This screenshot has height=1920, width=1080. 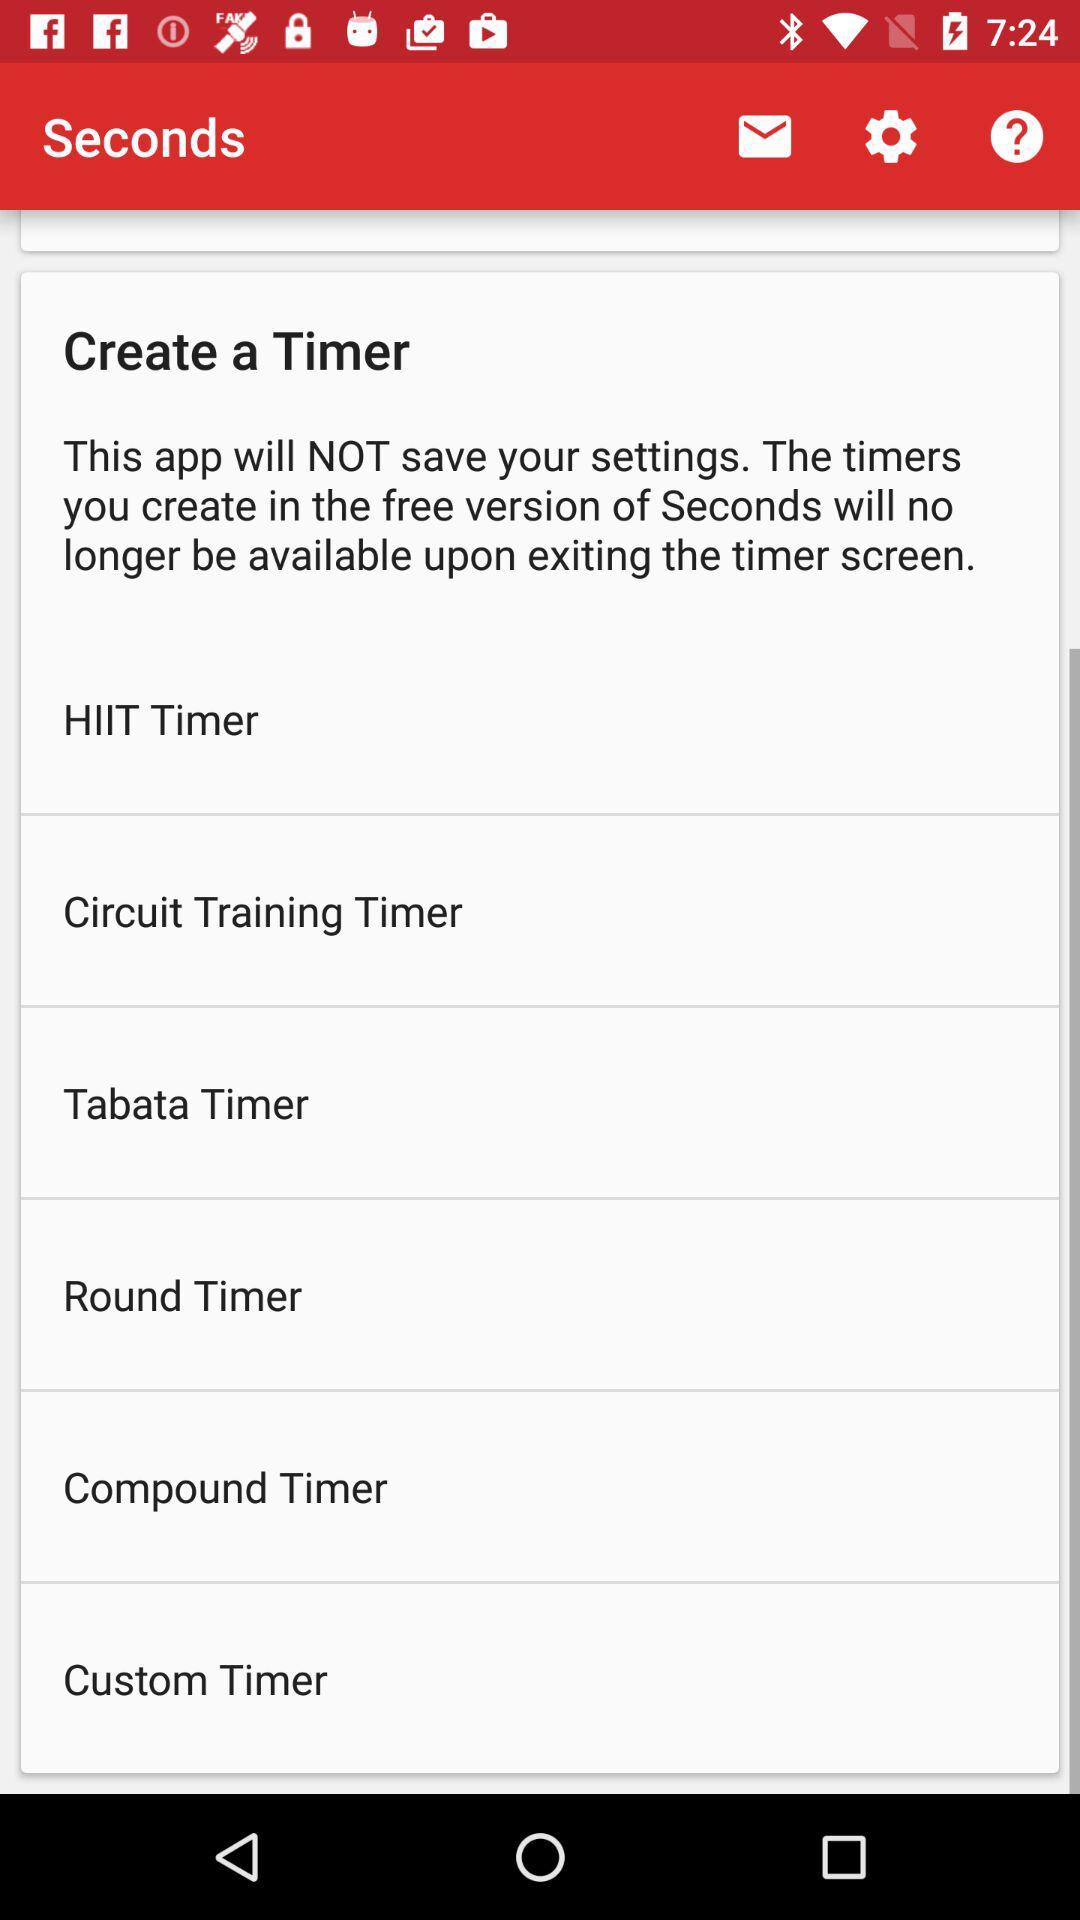 I want to click on the tabata timer icon, so click(x=540, y=1101).